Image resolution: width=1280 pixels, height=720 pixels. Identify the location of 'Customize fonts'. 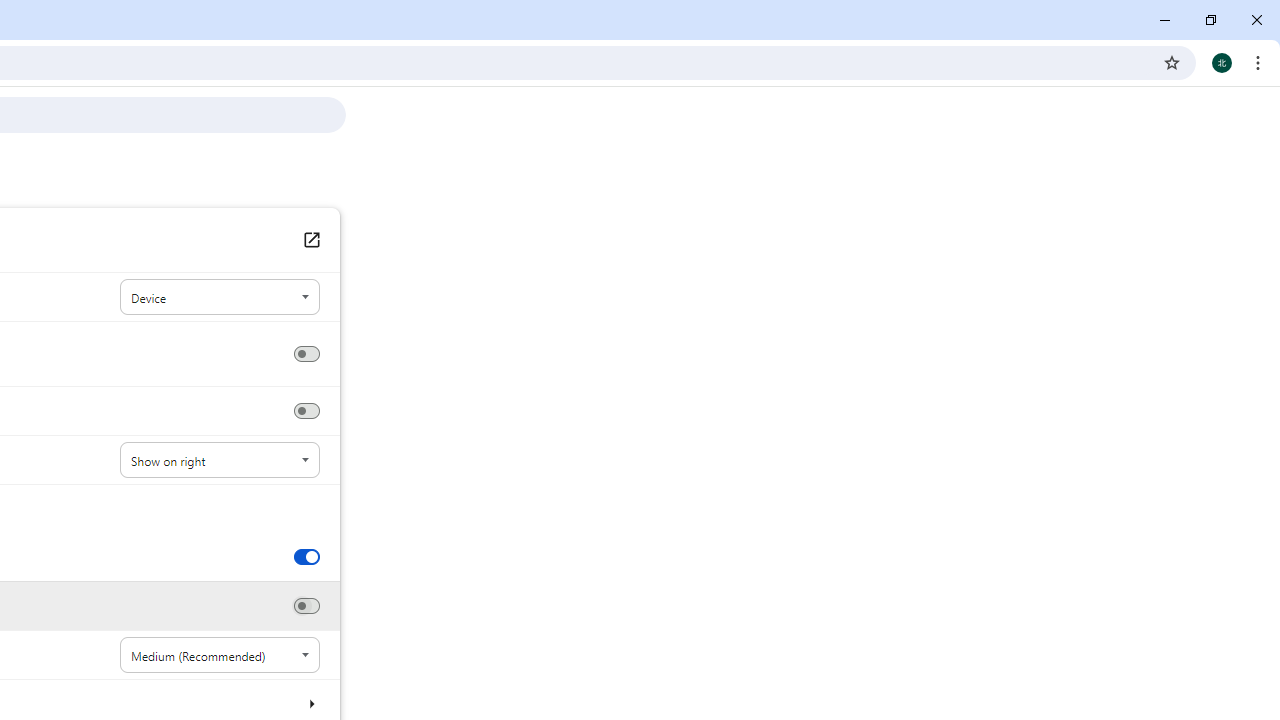
(310, 702).